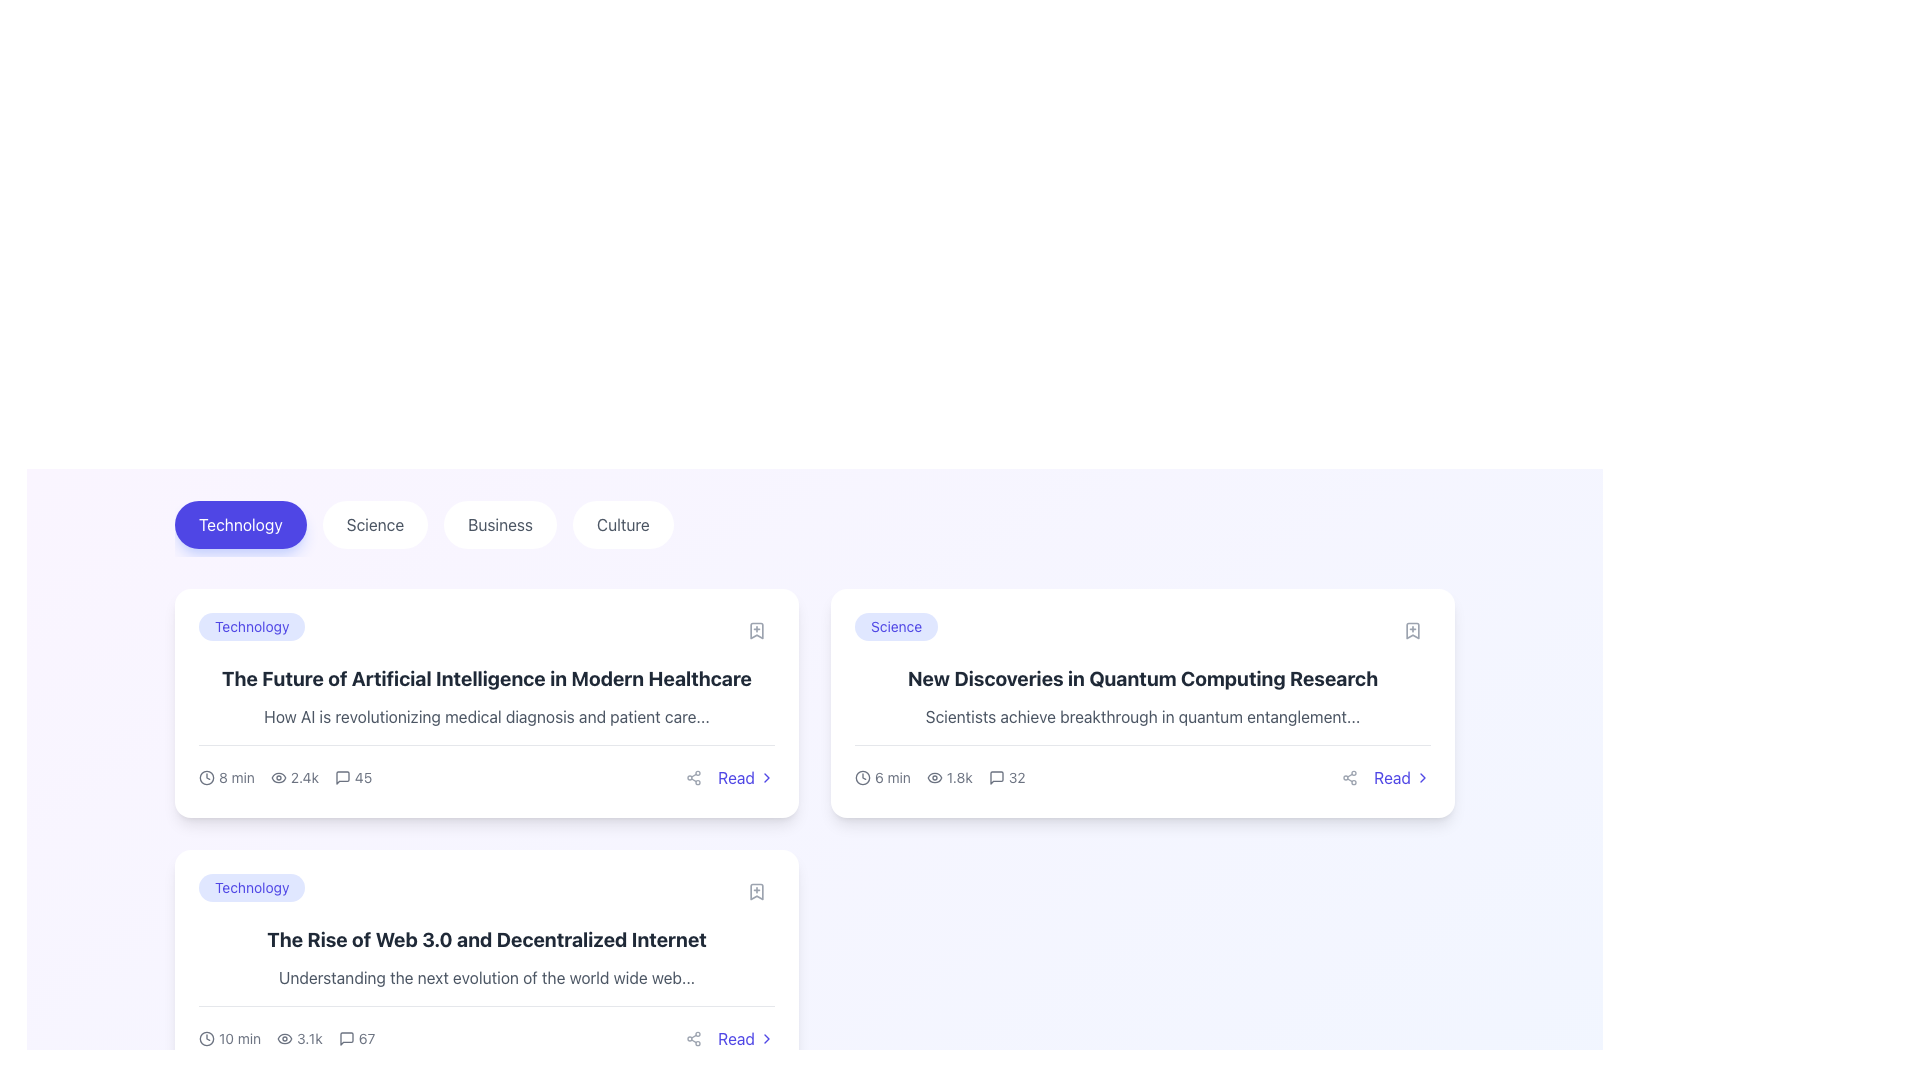  Describe the element at coordinates (756, 890) in the screenshot. I see `the bookmark icon button located at the top right corner of the article card for 'The Rise of Web 3.0 and Decentralized Internet' to bookmark the article` at that location.